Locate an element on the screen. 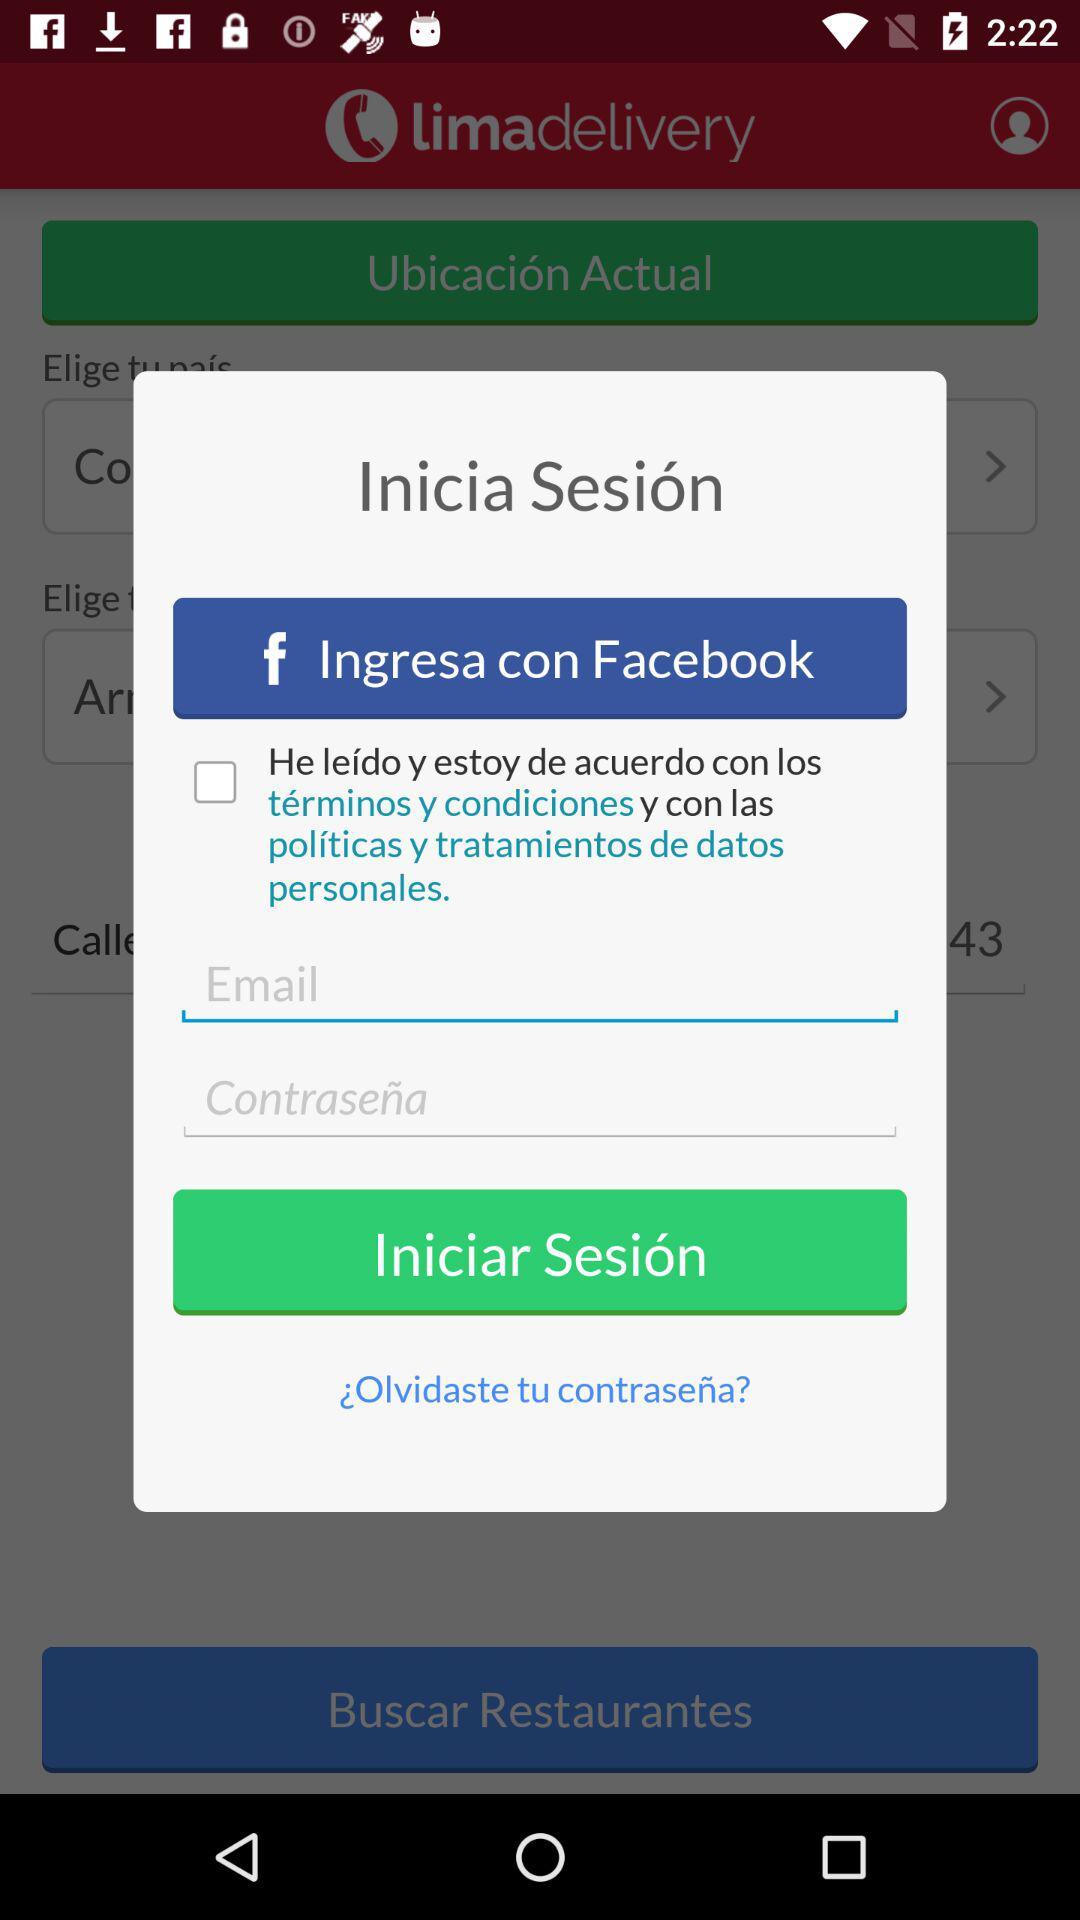 The height and width of the screenshot is (1920, 1080). the icon next to the y con las is located at coordinates (451, 802).